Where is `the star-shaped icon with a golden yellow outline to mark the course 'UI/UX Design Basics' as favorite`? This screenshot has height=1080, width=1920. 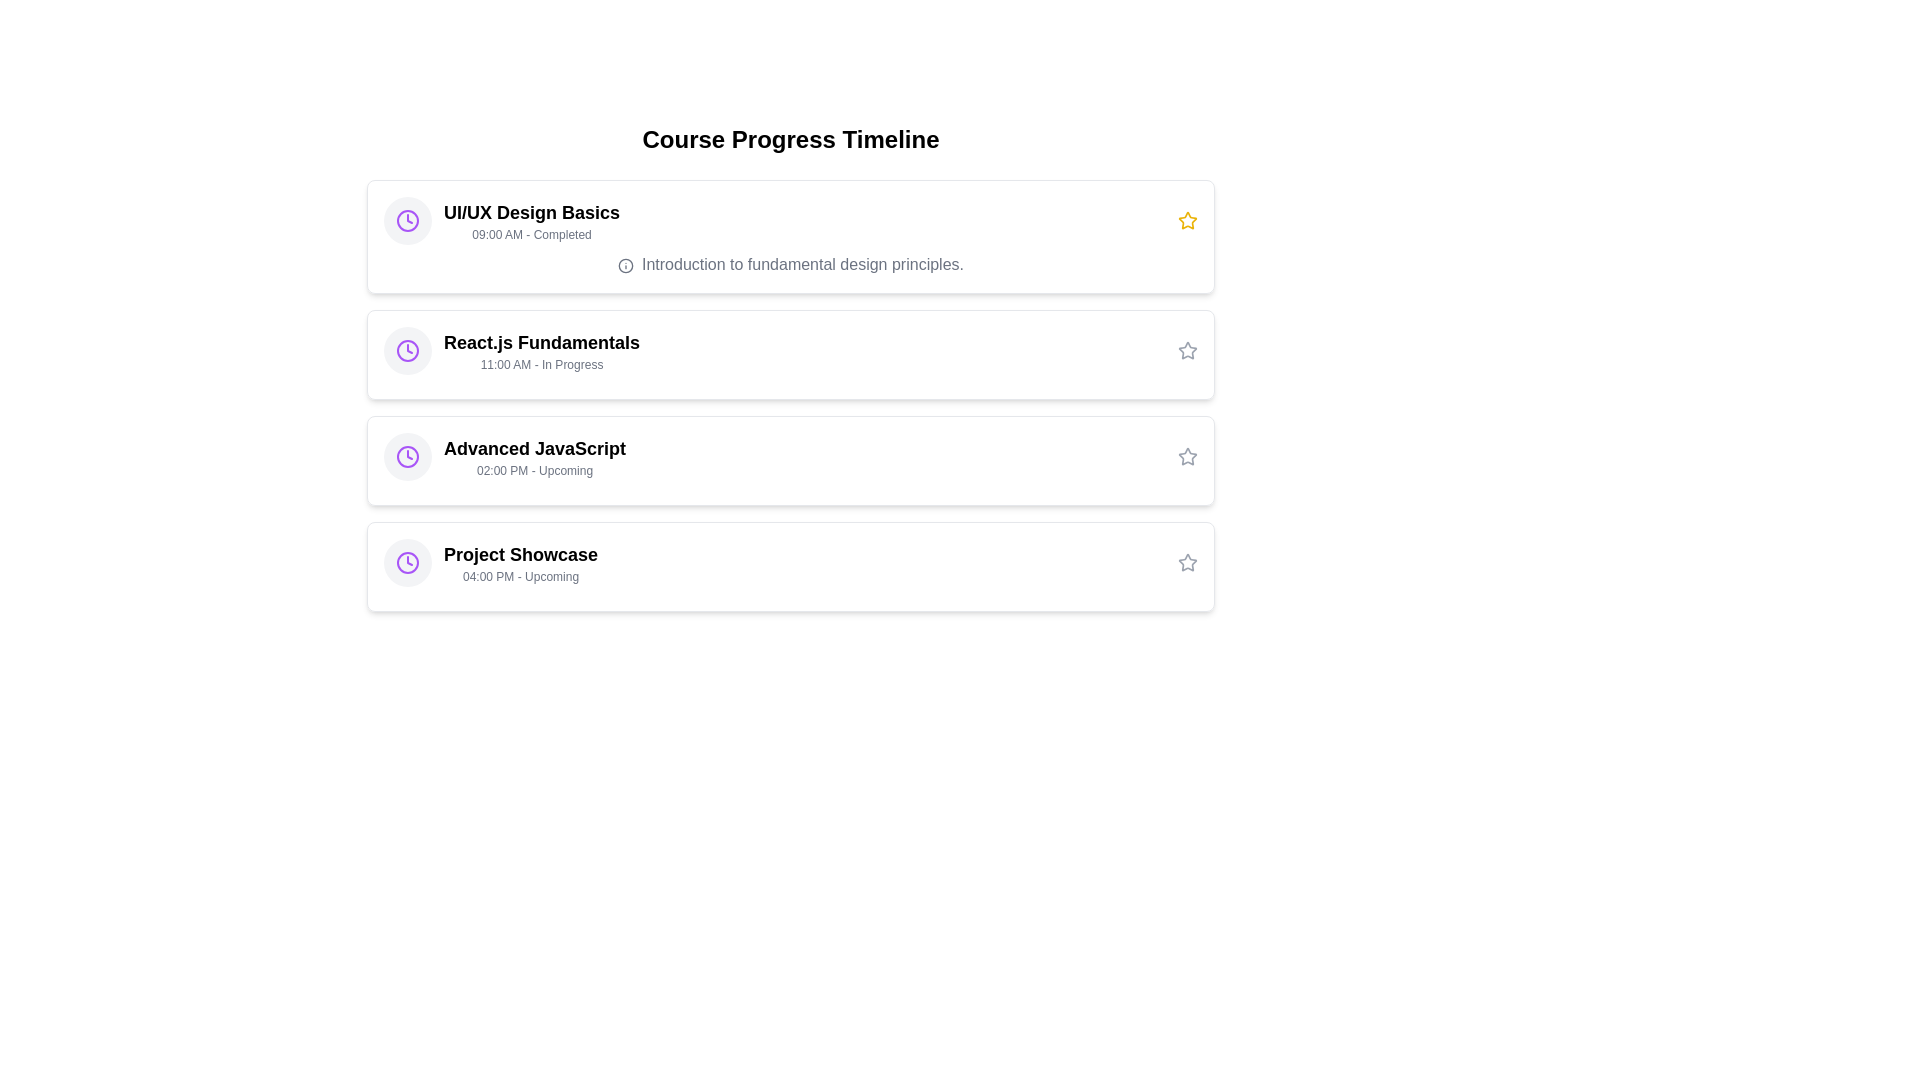 the star-shaped icon with a golden yellow outline to mark the course 'UI/UX Design Basics' as favorite is located at coordinates (1188, 220).